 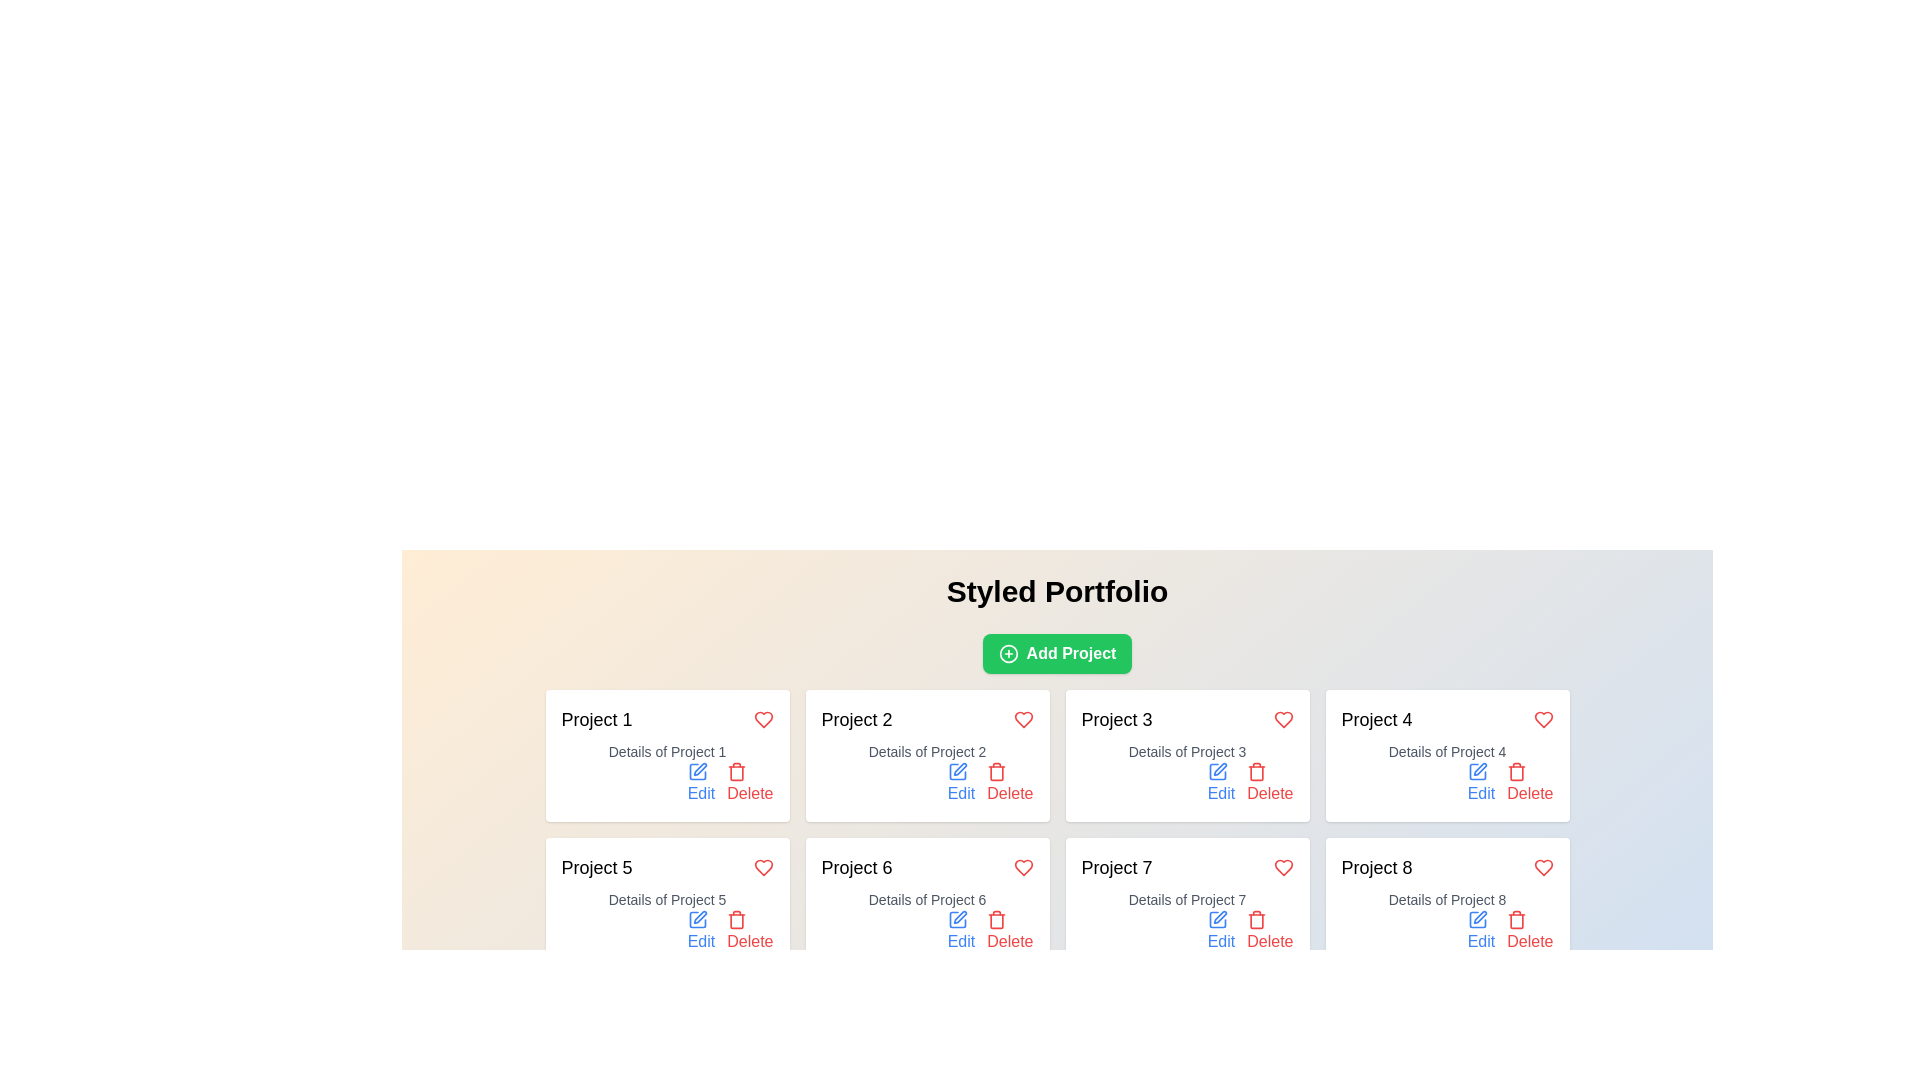 What do you see at coordinates (1008, 654) in the screenshot?
I see `the circular icon with a plus sign located inside the 'Add Project' button, situated at the top-center of the user interface beneath the 'Styled Portfolio' header` at bounding box center [1008, 654].